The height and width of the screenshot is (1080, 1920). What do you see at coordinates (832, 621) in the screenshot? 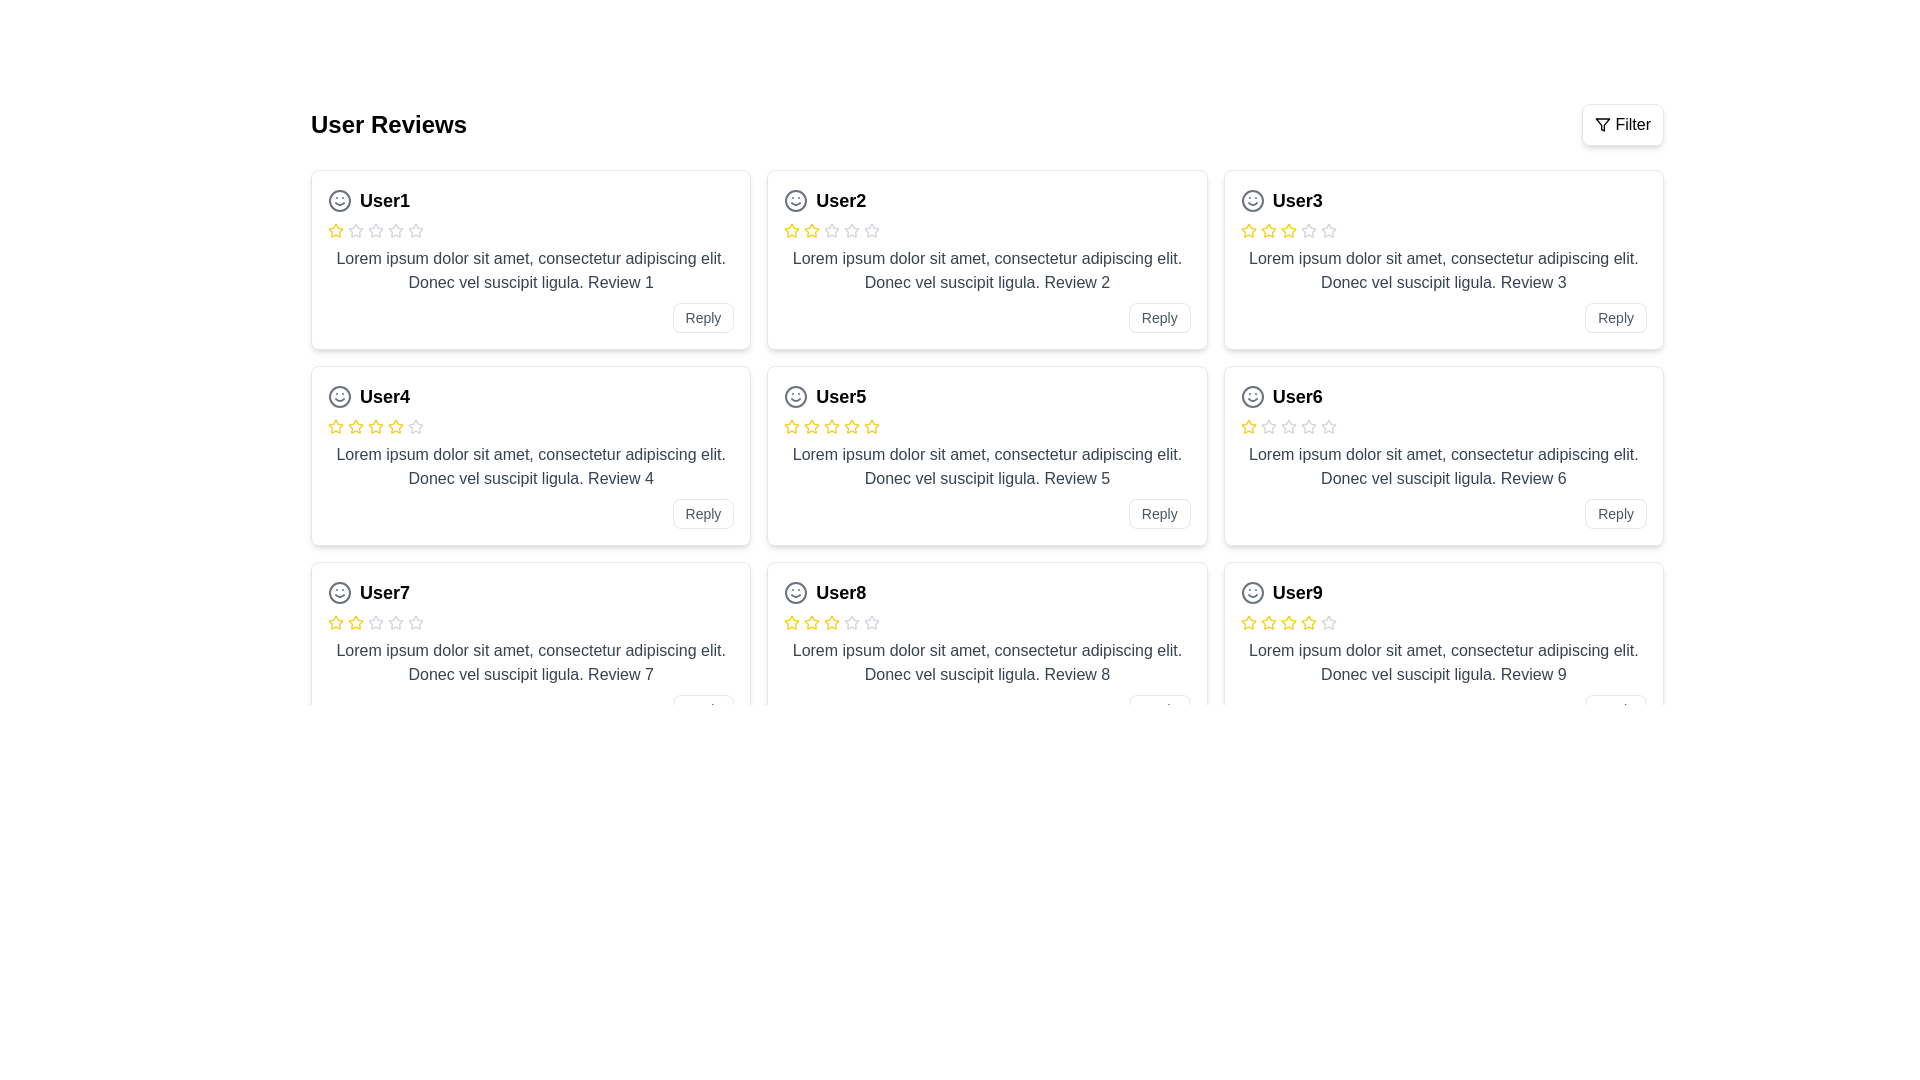
I see `the third star glyph in the rating system for 'User8'` at bounding box center [832, 621].